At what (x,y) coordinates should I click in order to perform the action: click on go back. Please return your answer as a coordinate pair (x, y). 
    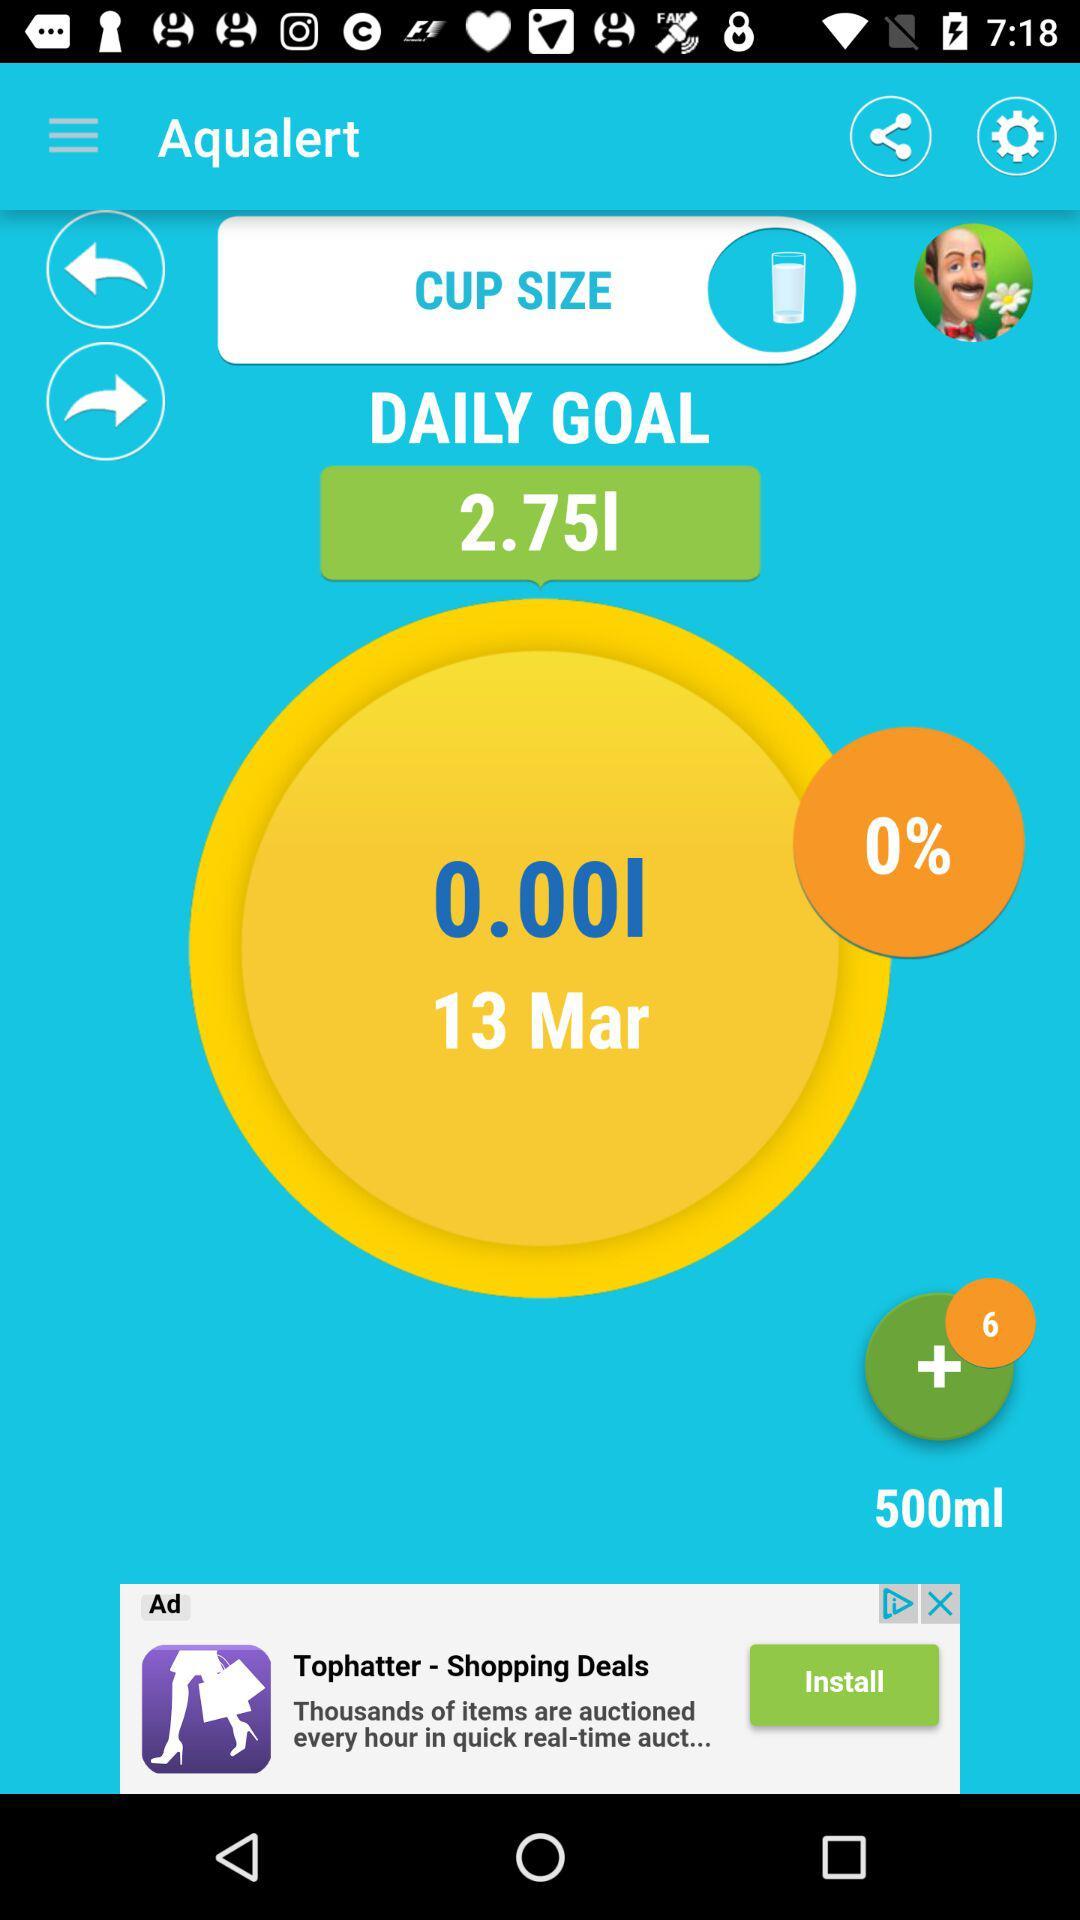
    Looking at the image, I should click on (105, 268).